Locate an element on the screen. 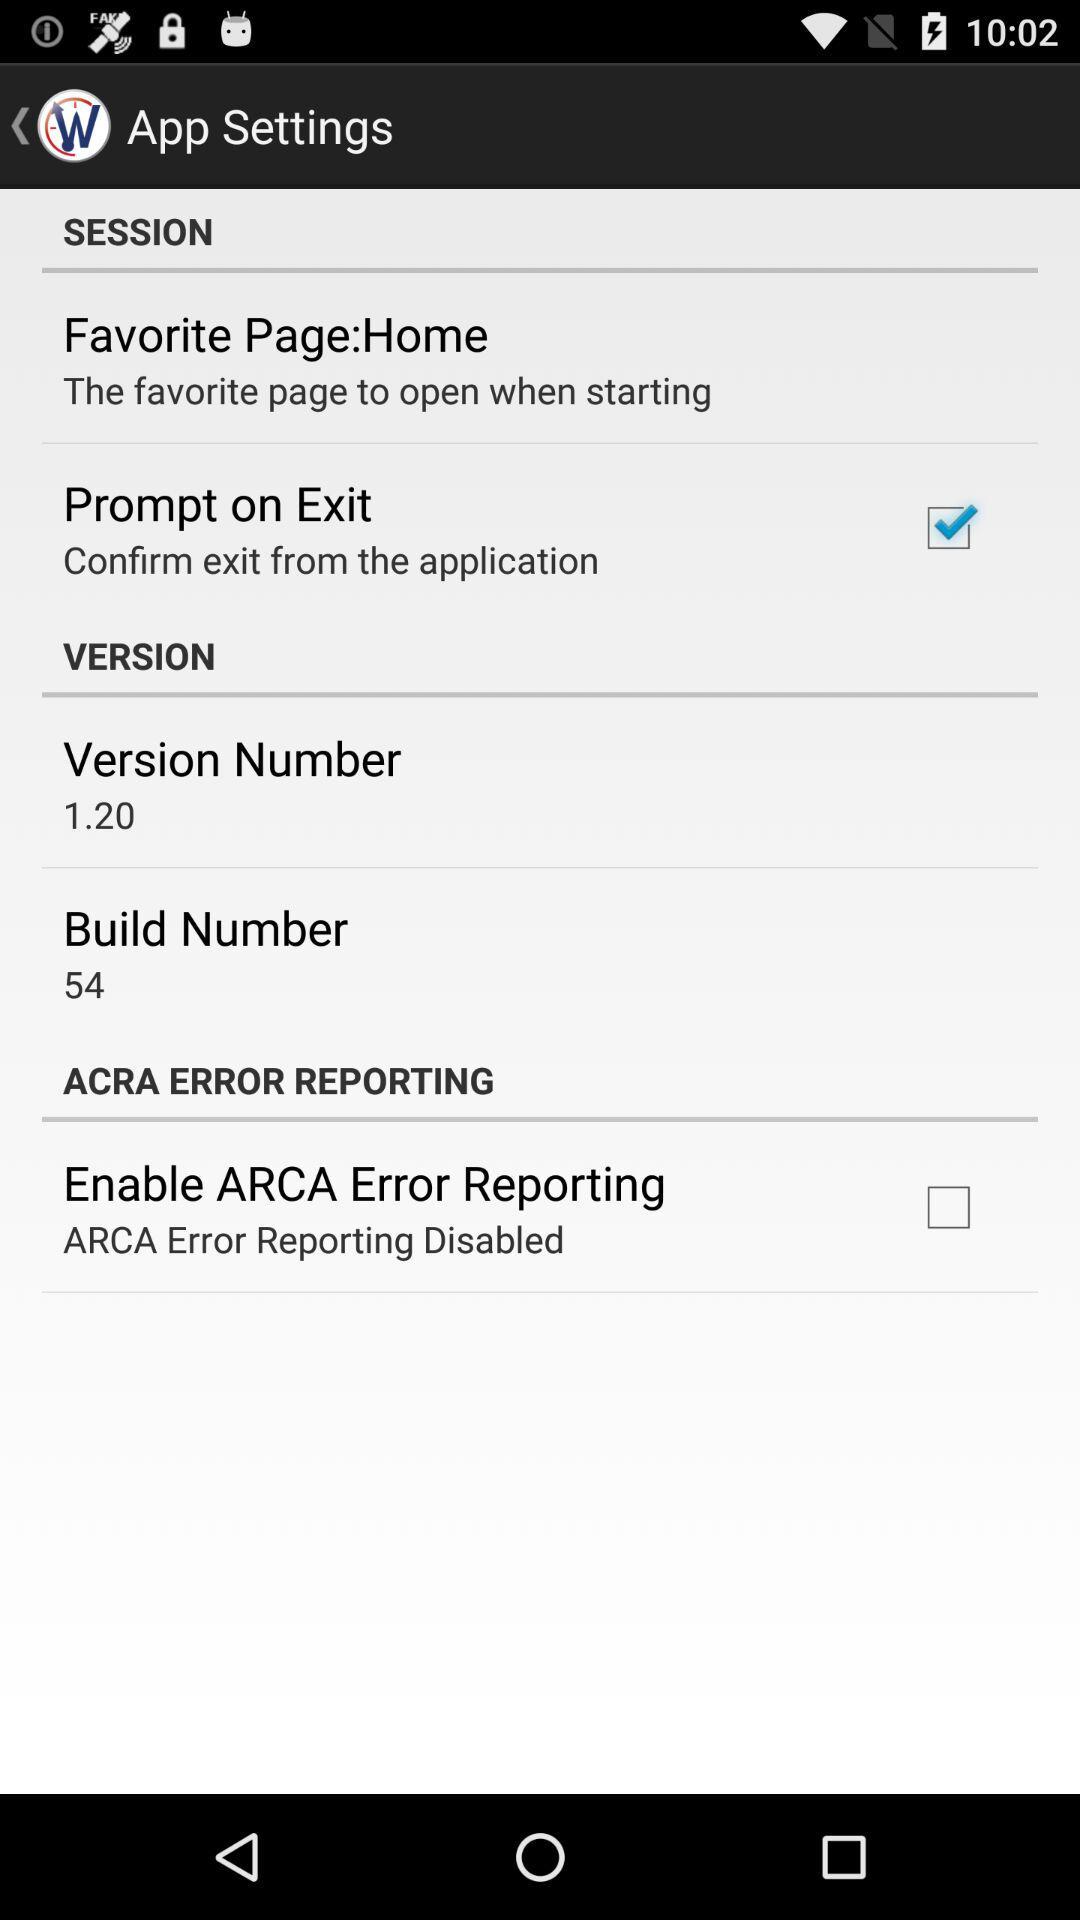 The image size is (1080, 1920). the item below prompt on exit is located at coordinates (330, 559).